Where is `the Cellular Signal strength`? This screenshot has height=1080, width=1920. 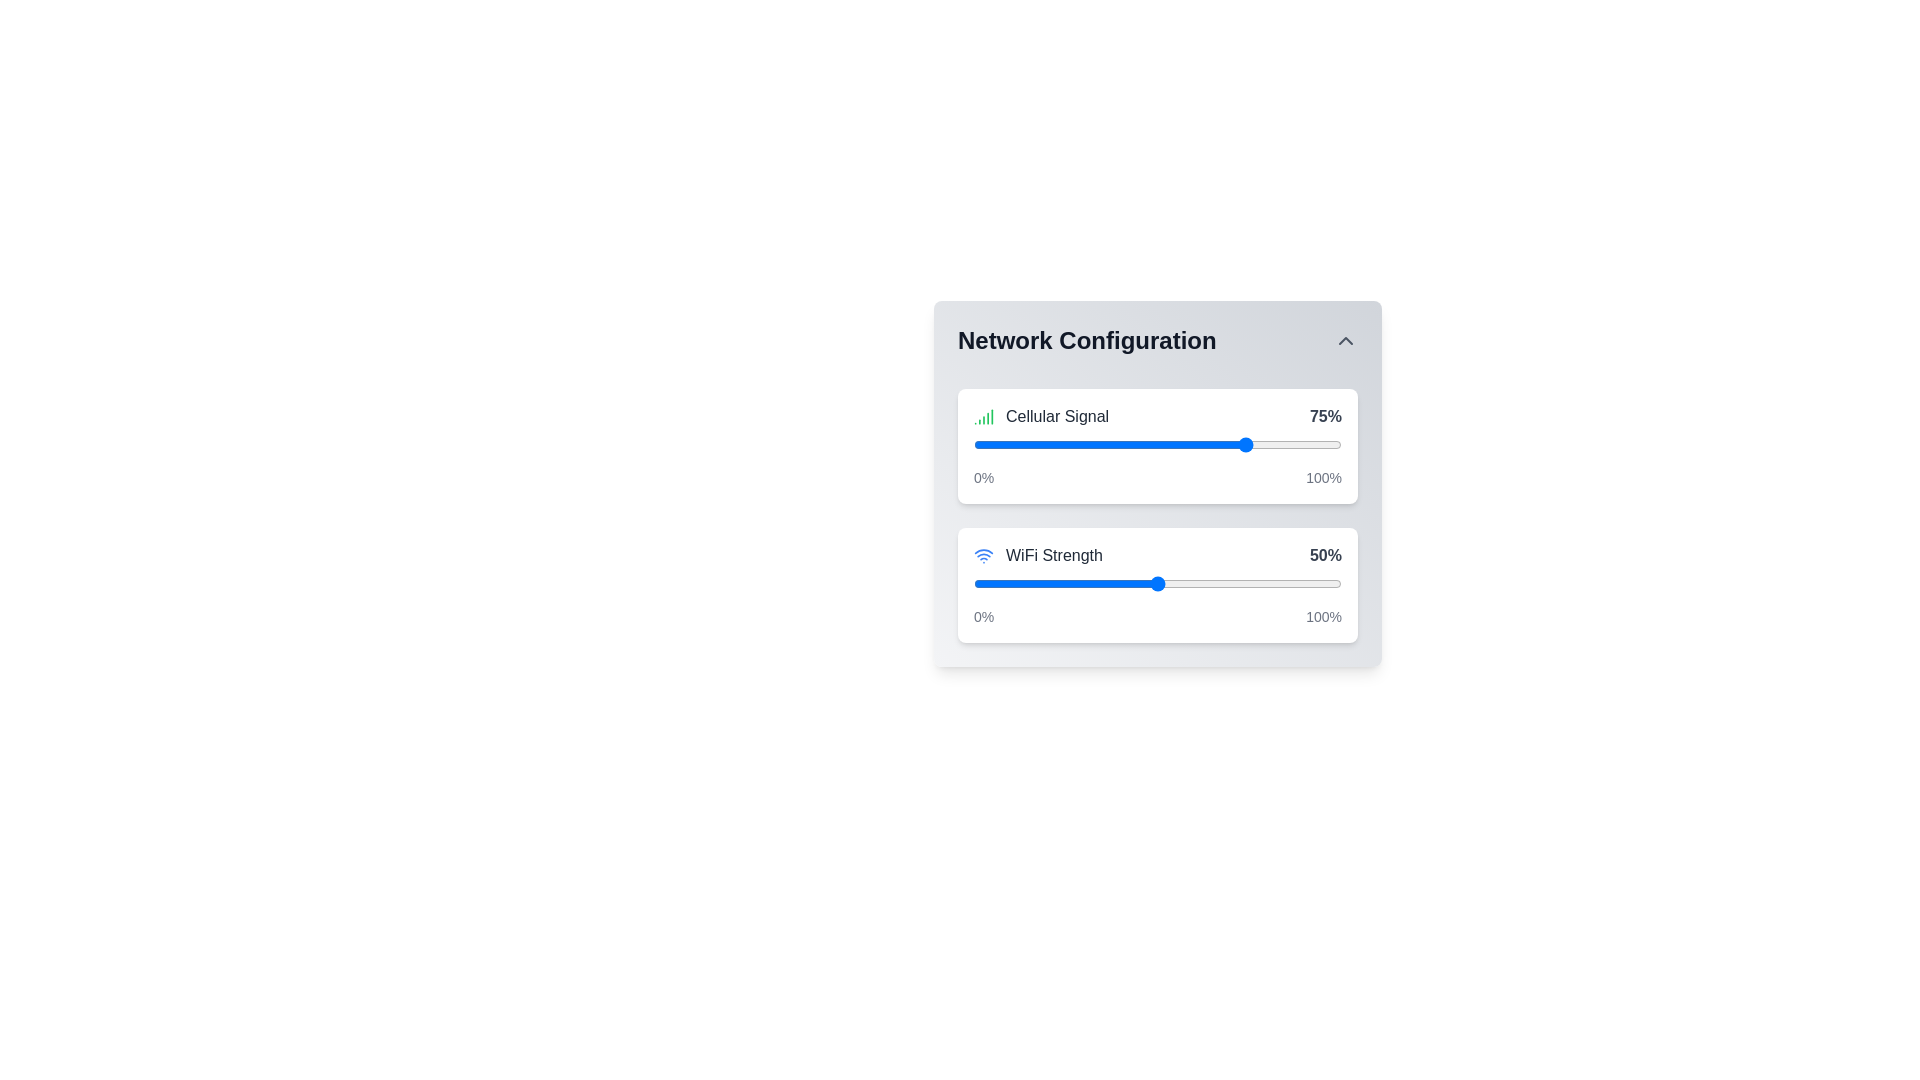
the Cellular Signal strength is located at coordinates (1143, 443).